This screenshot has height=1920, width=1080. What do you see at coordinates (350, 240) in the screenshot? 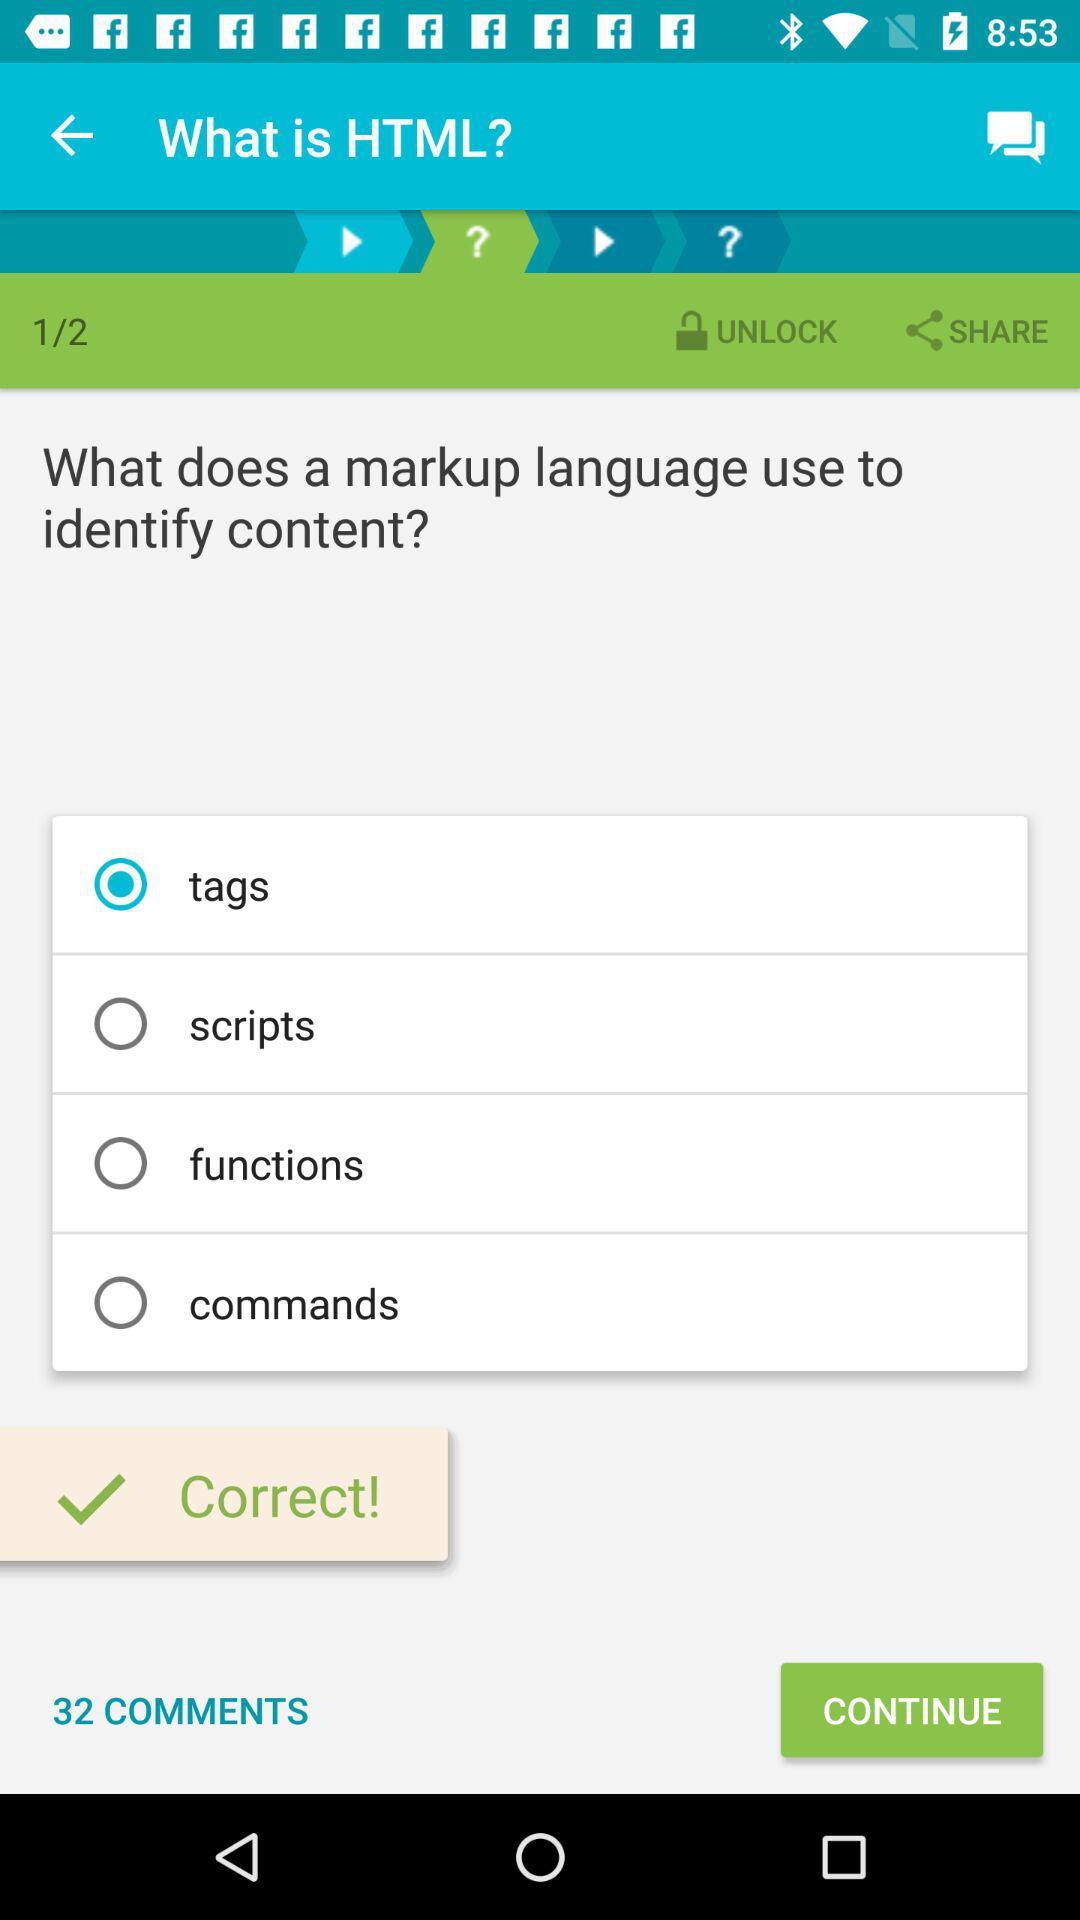
I see `go forward` at bounding box center [350, 240].